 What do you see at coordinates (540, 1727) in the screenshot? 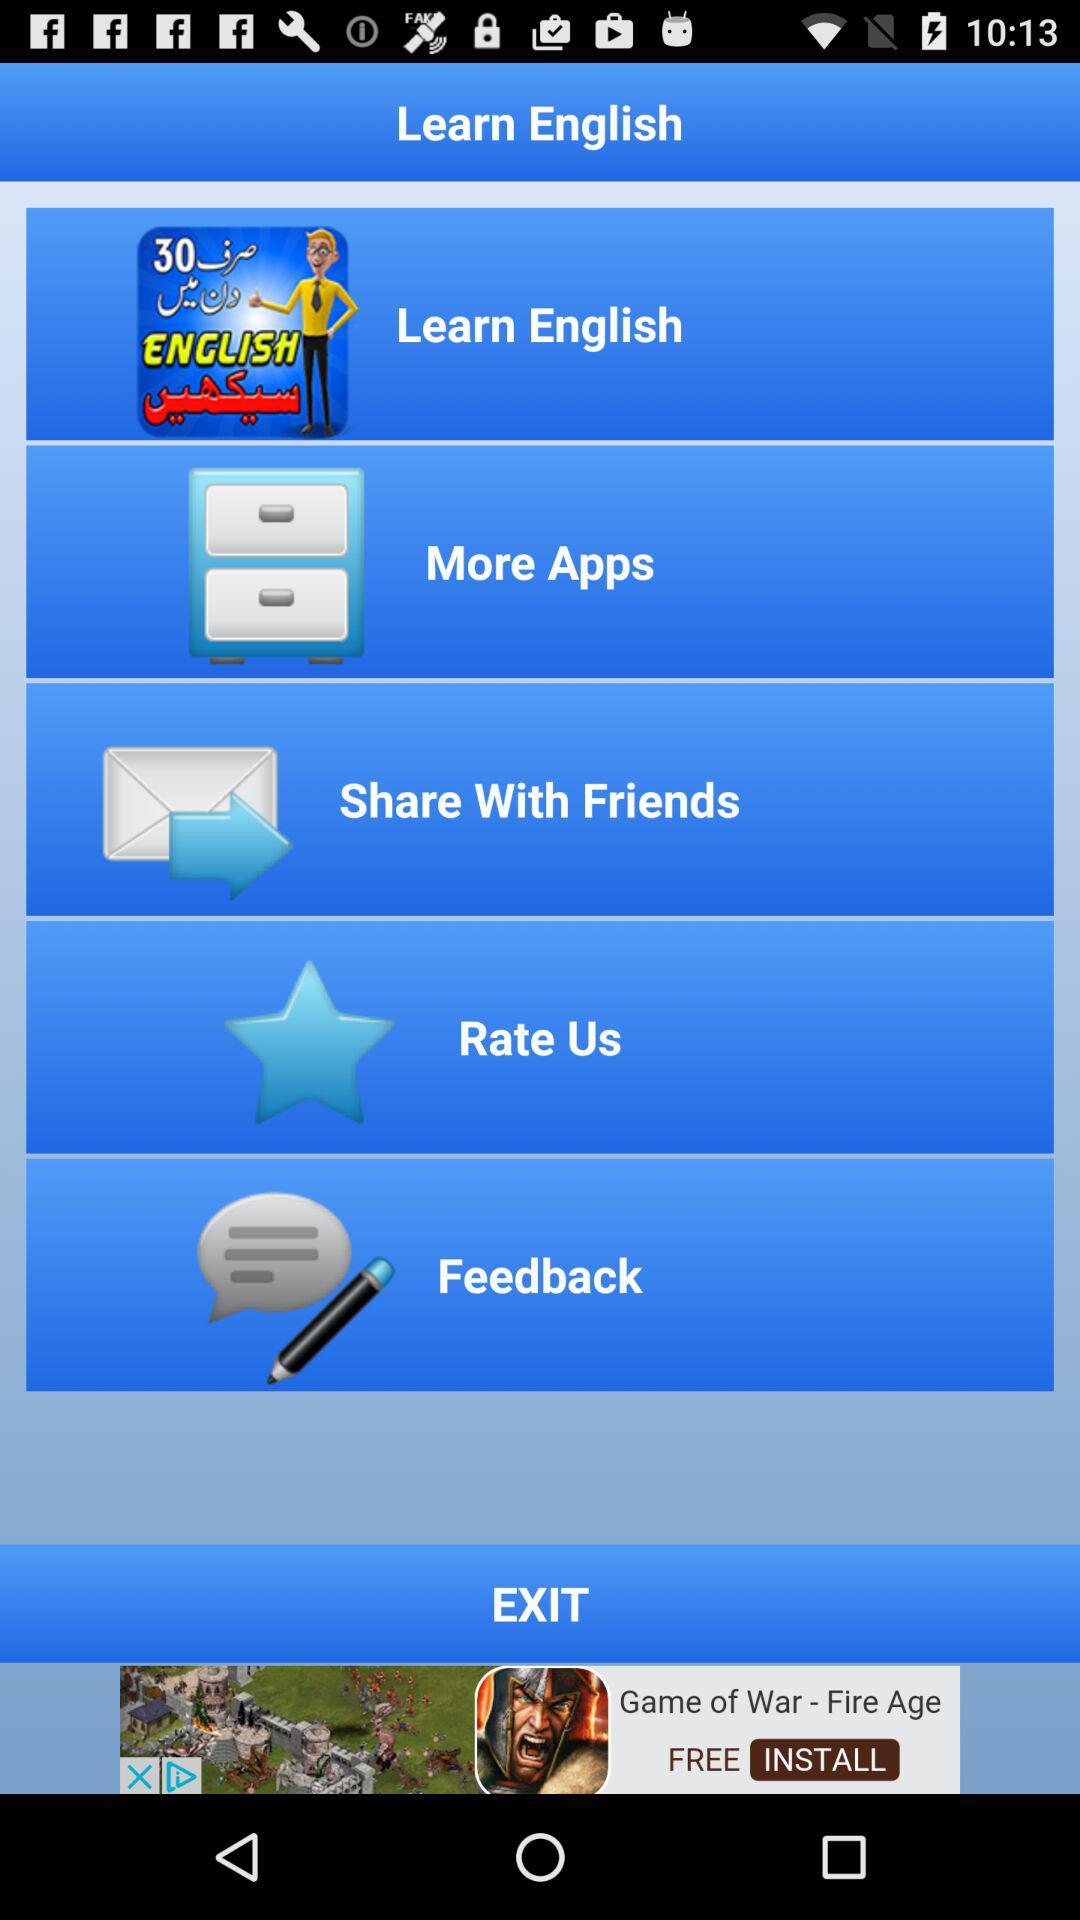
I see `advertising` at bounding box center [540, 1727].